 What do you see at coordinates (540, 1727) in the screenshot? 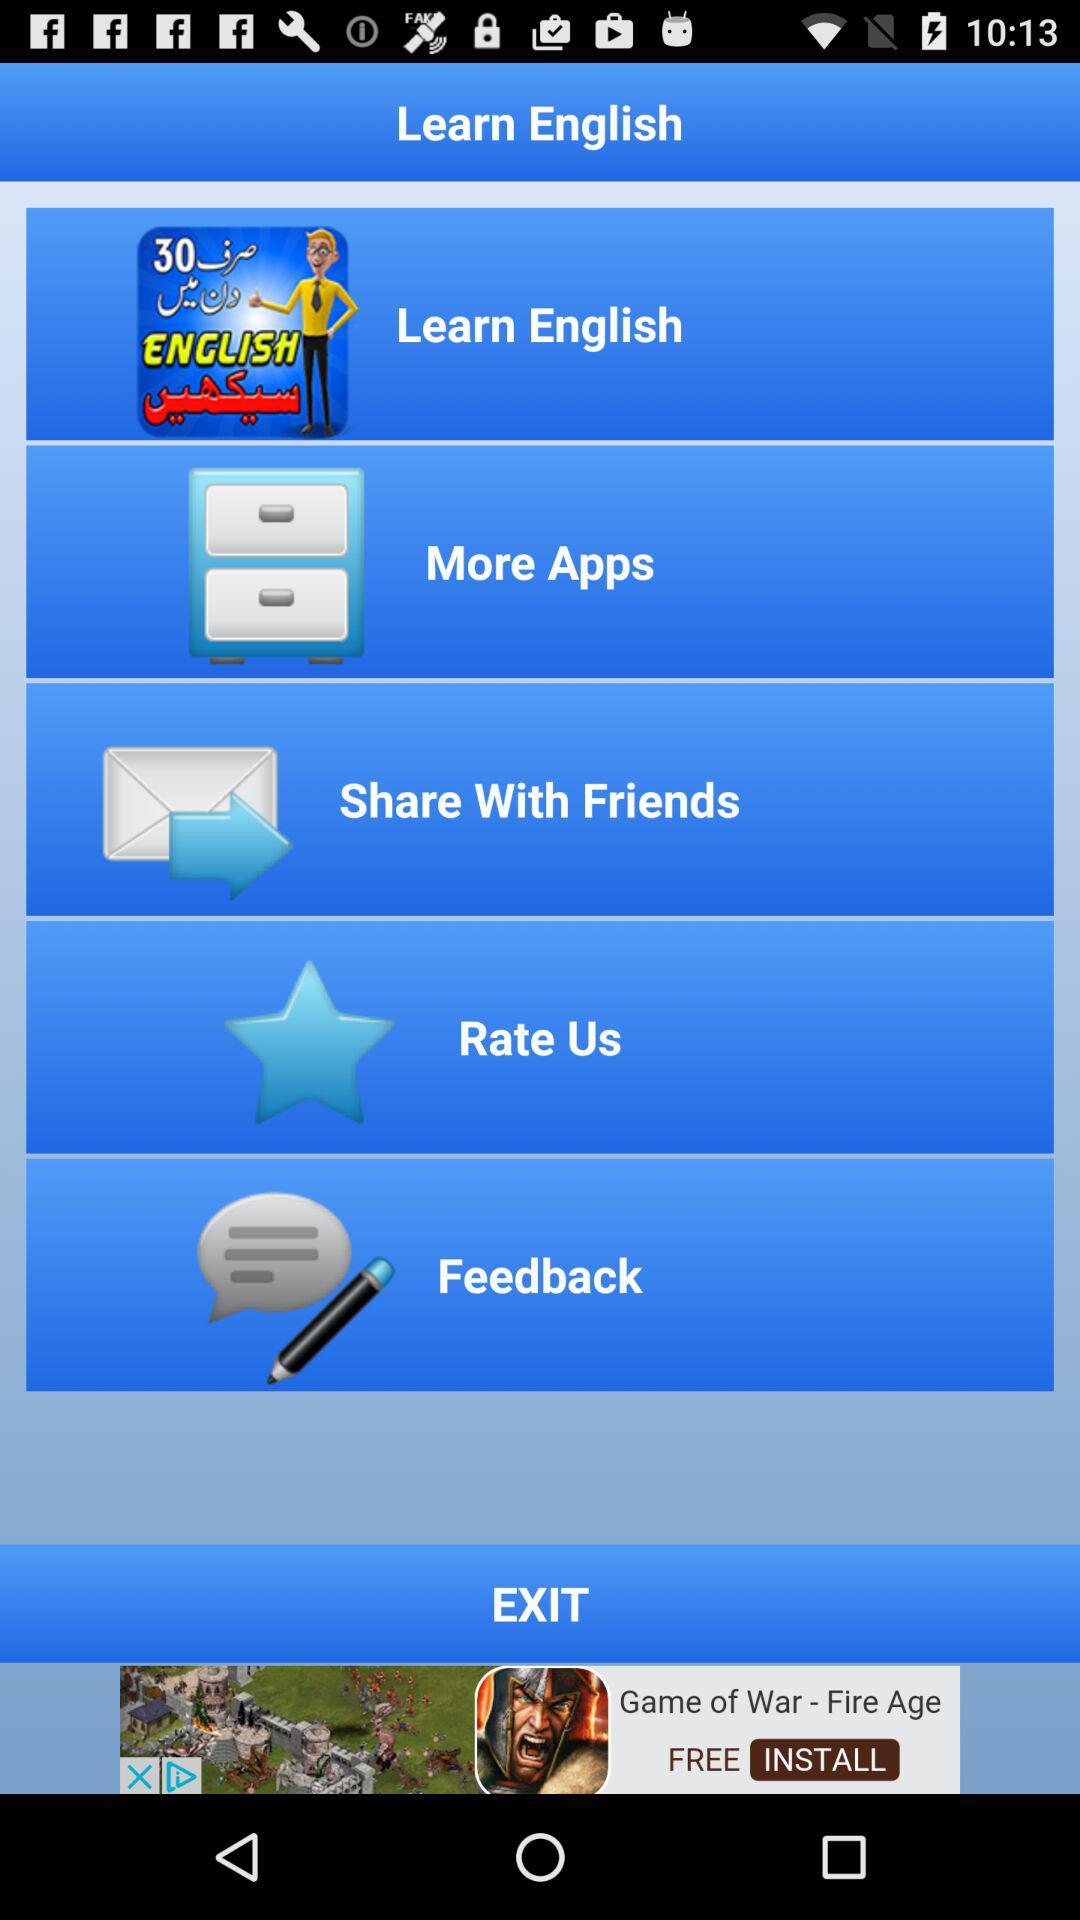
I see `advertising` at bounding box center [540, 1727].